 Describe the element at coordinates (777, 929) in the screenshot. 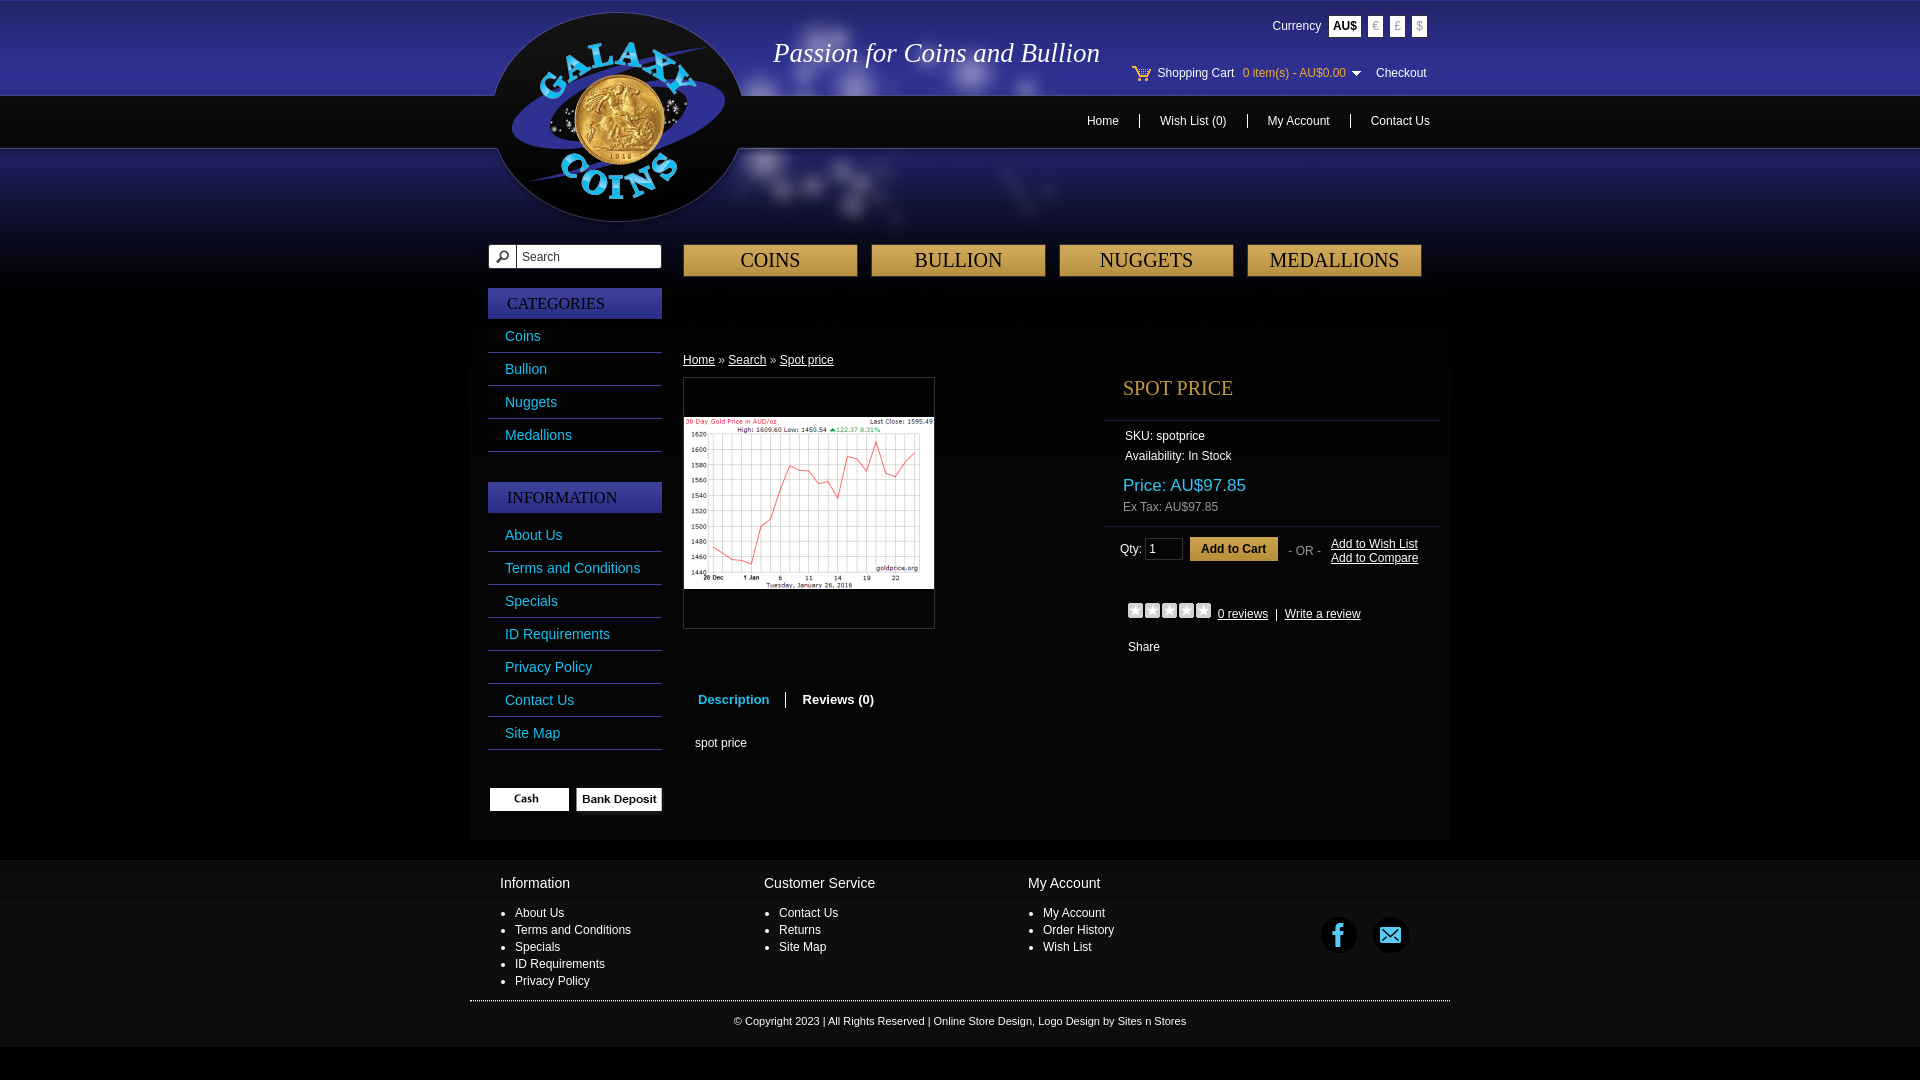

I see `'Returns'` at that location.